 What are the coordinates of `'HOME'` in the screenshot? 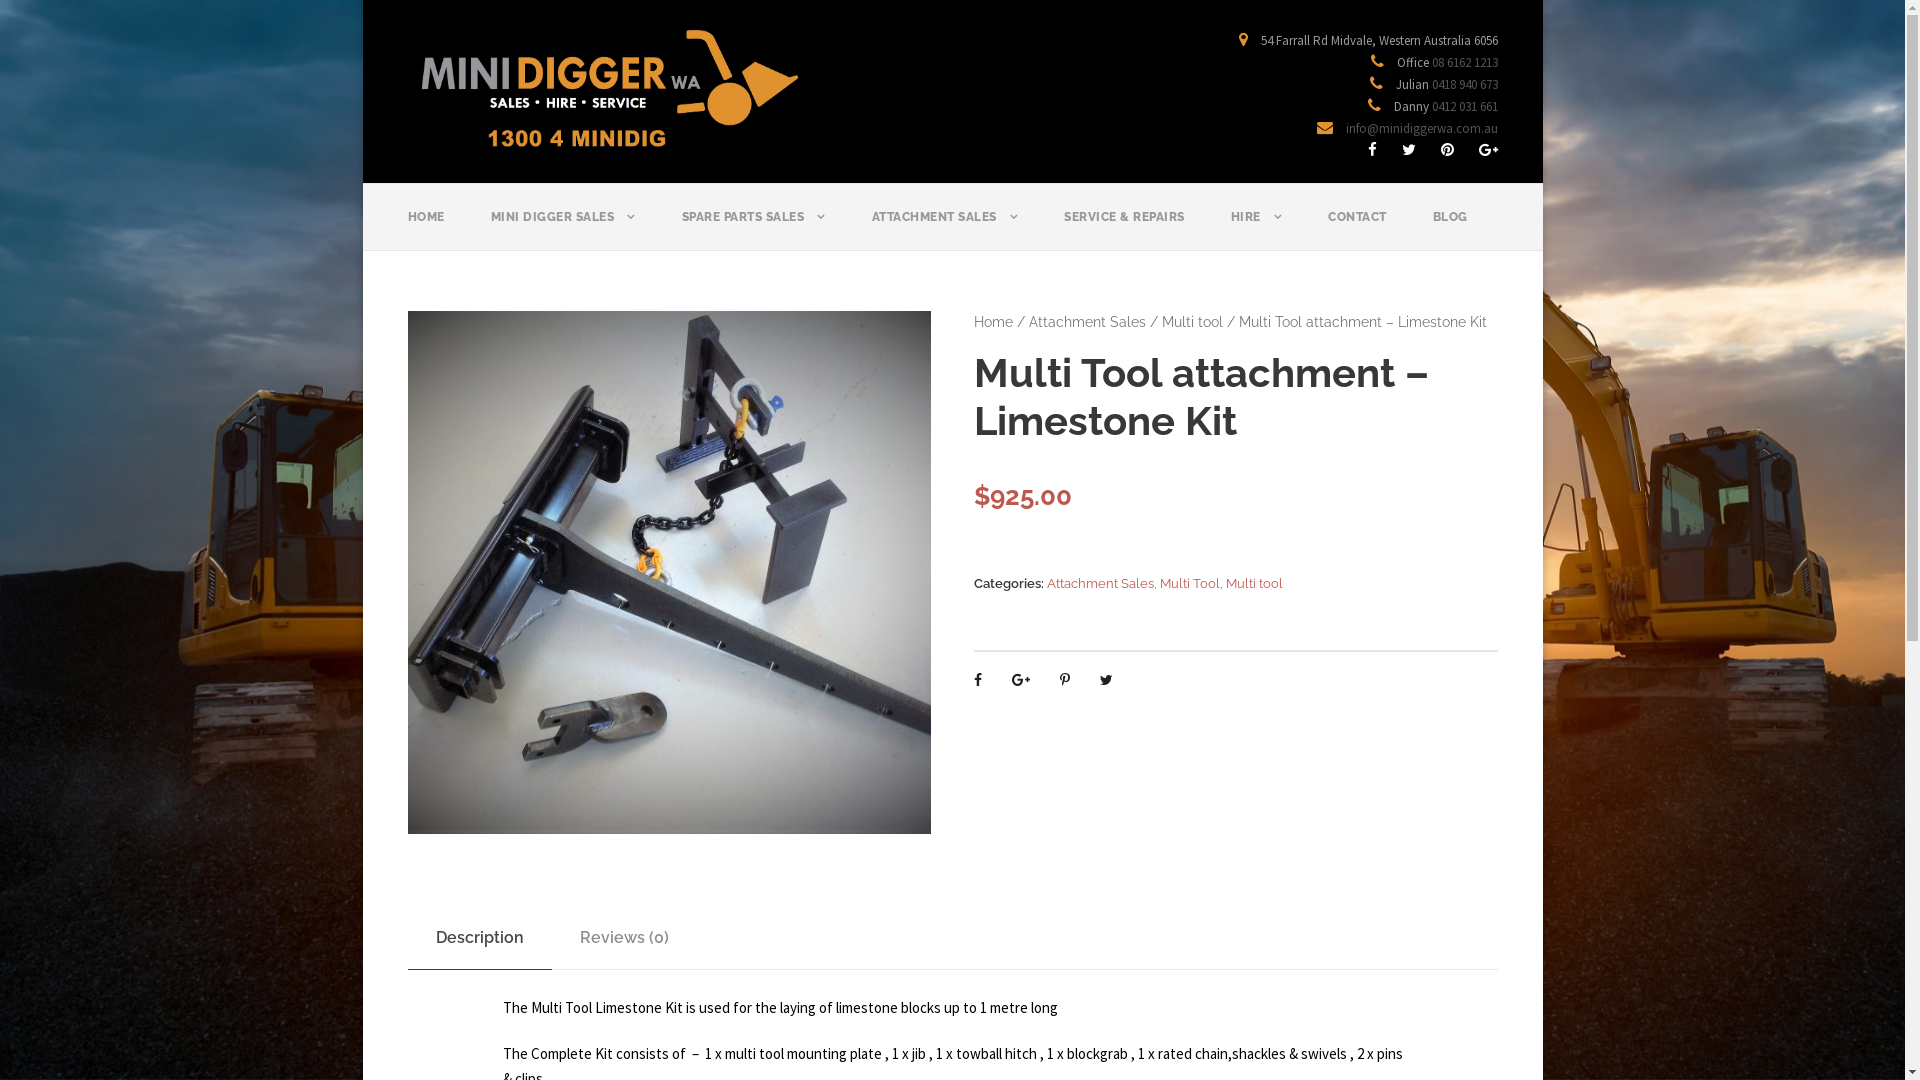 It's located at (425, 227).